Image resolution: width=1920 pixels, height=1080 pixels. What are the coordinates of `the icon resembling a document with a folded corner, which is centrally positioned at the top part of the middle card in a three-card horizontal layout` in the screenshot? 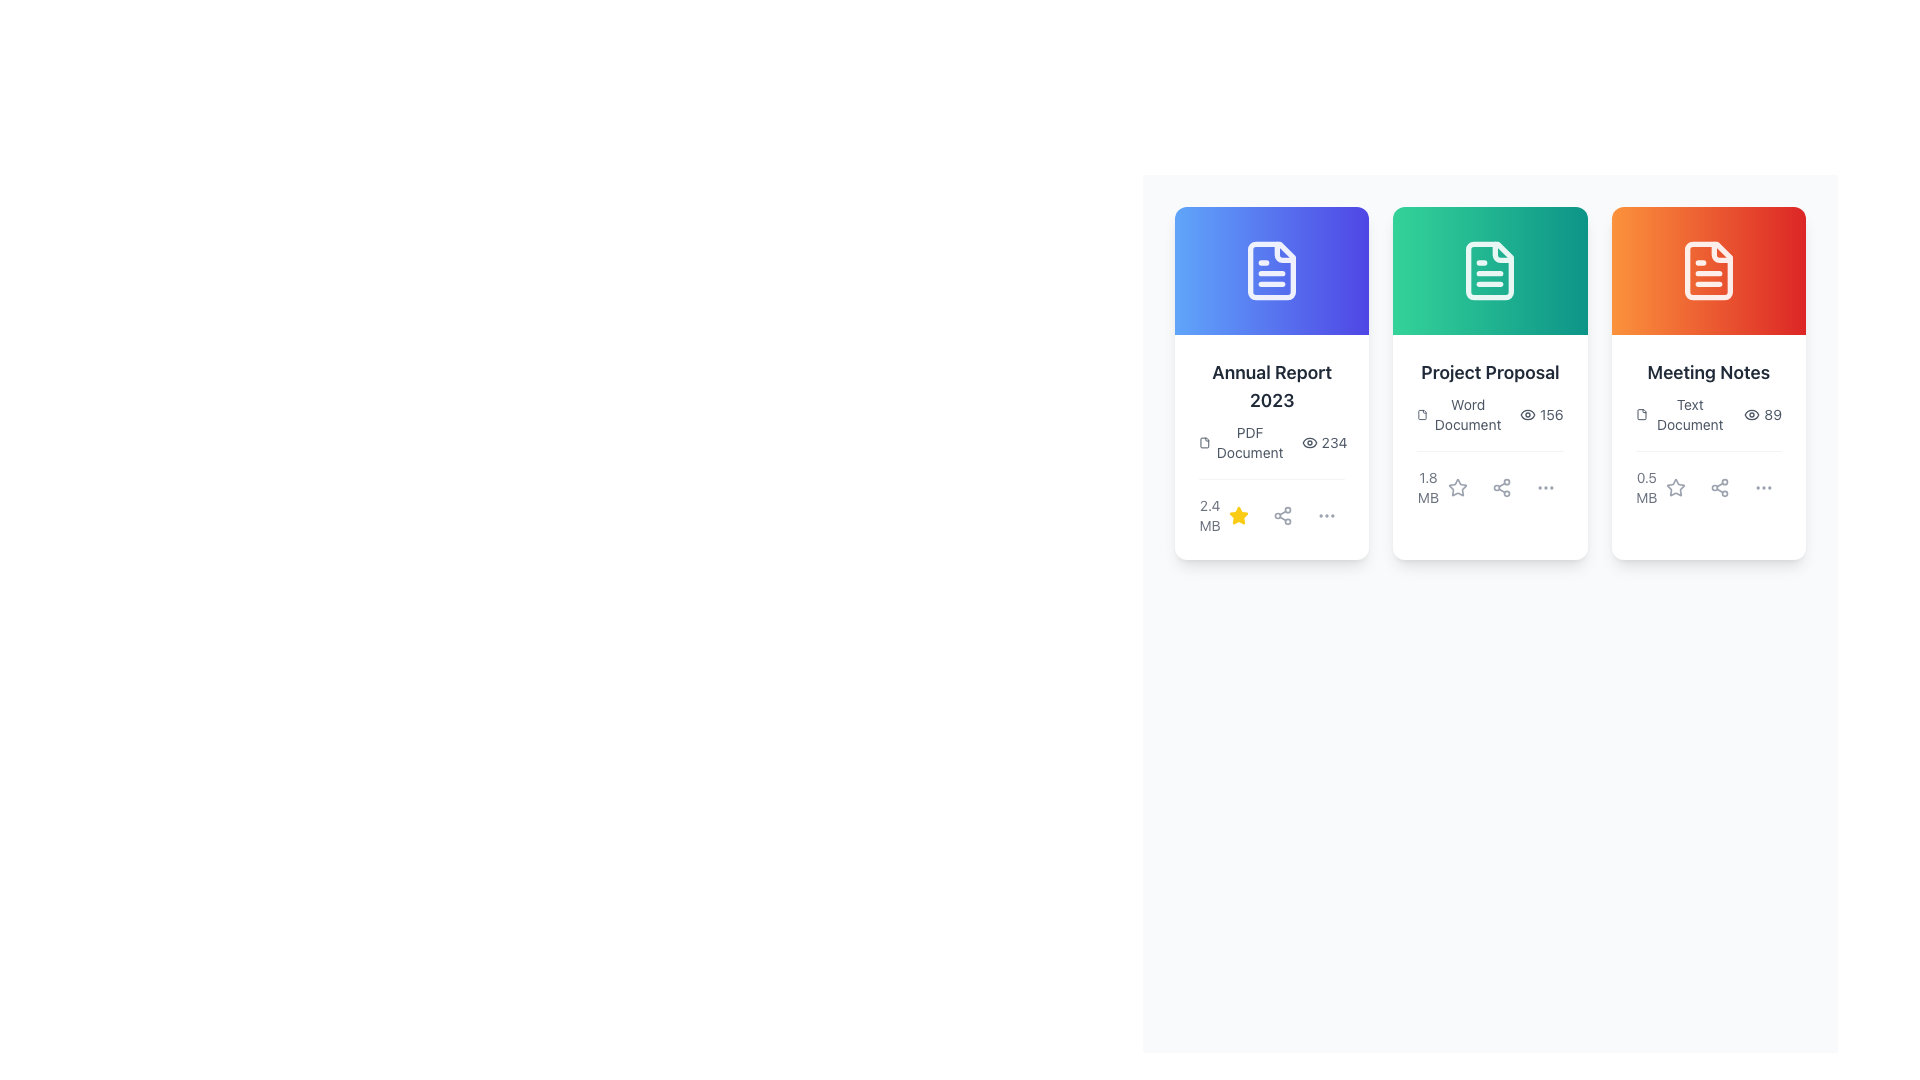 It's located at (1490, 270).